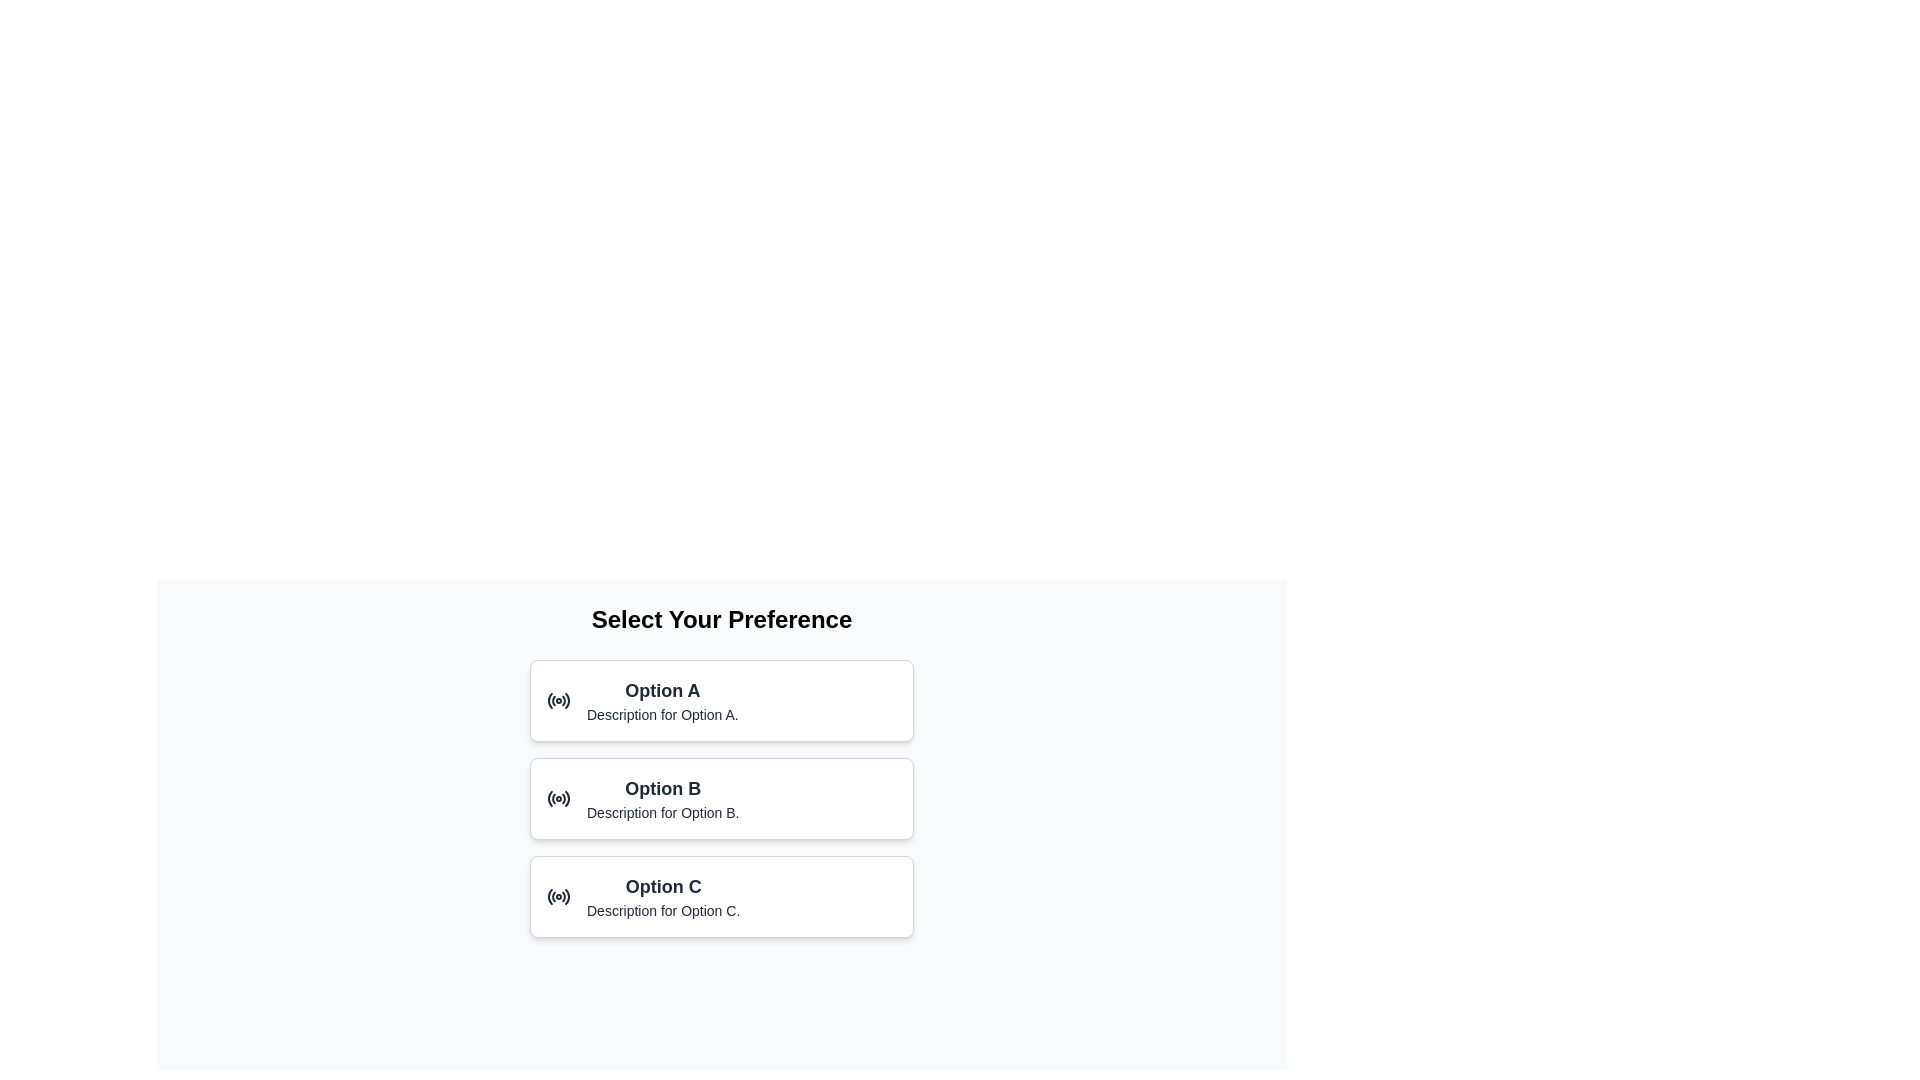  I want to click on the text label displaying 'Option A', which is styled in bold and is positioned at the top-center of the first selection card in a vertical list, so click(662, 689).